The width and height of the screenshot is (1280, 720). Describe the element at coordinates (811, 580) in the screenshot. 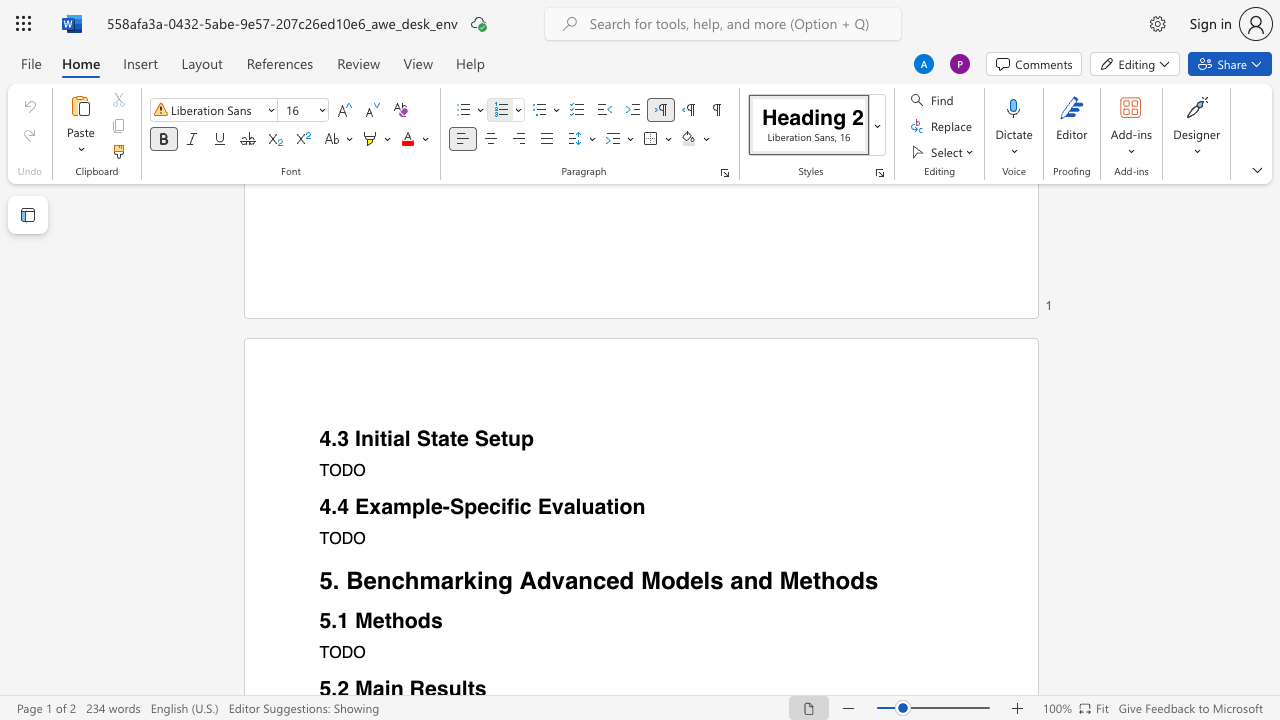

I see `the space between the continuous character "e" and "t" in the text` at that location.